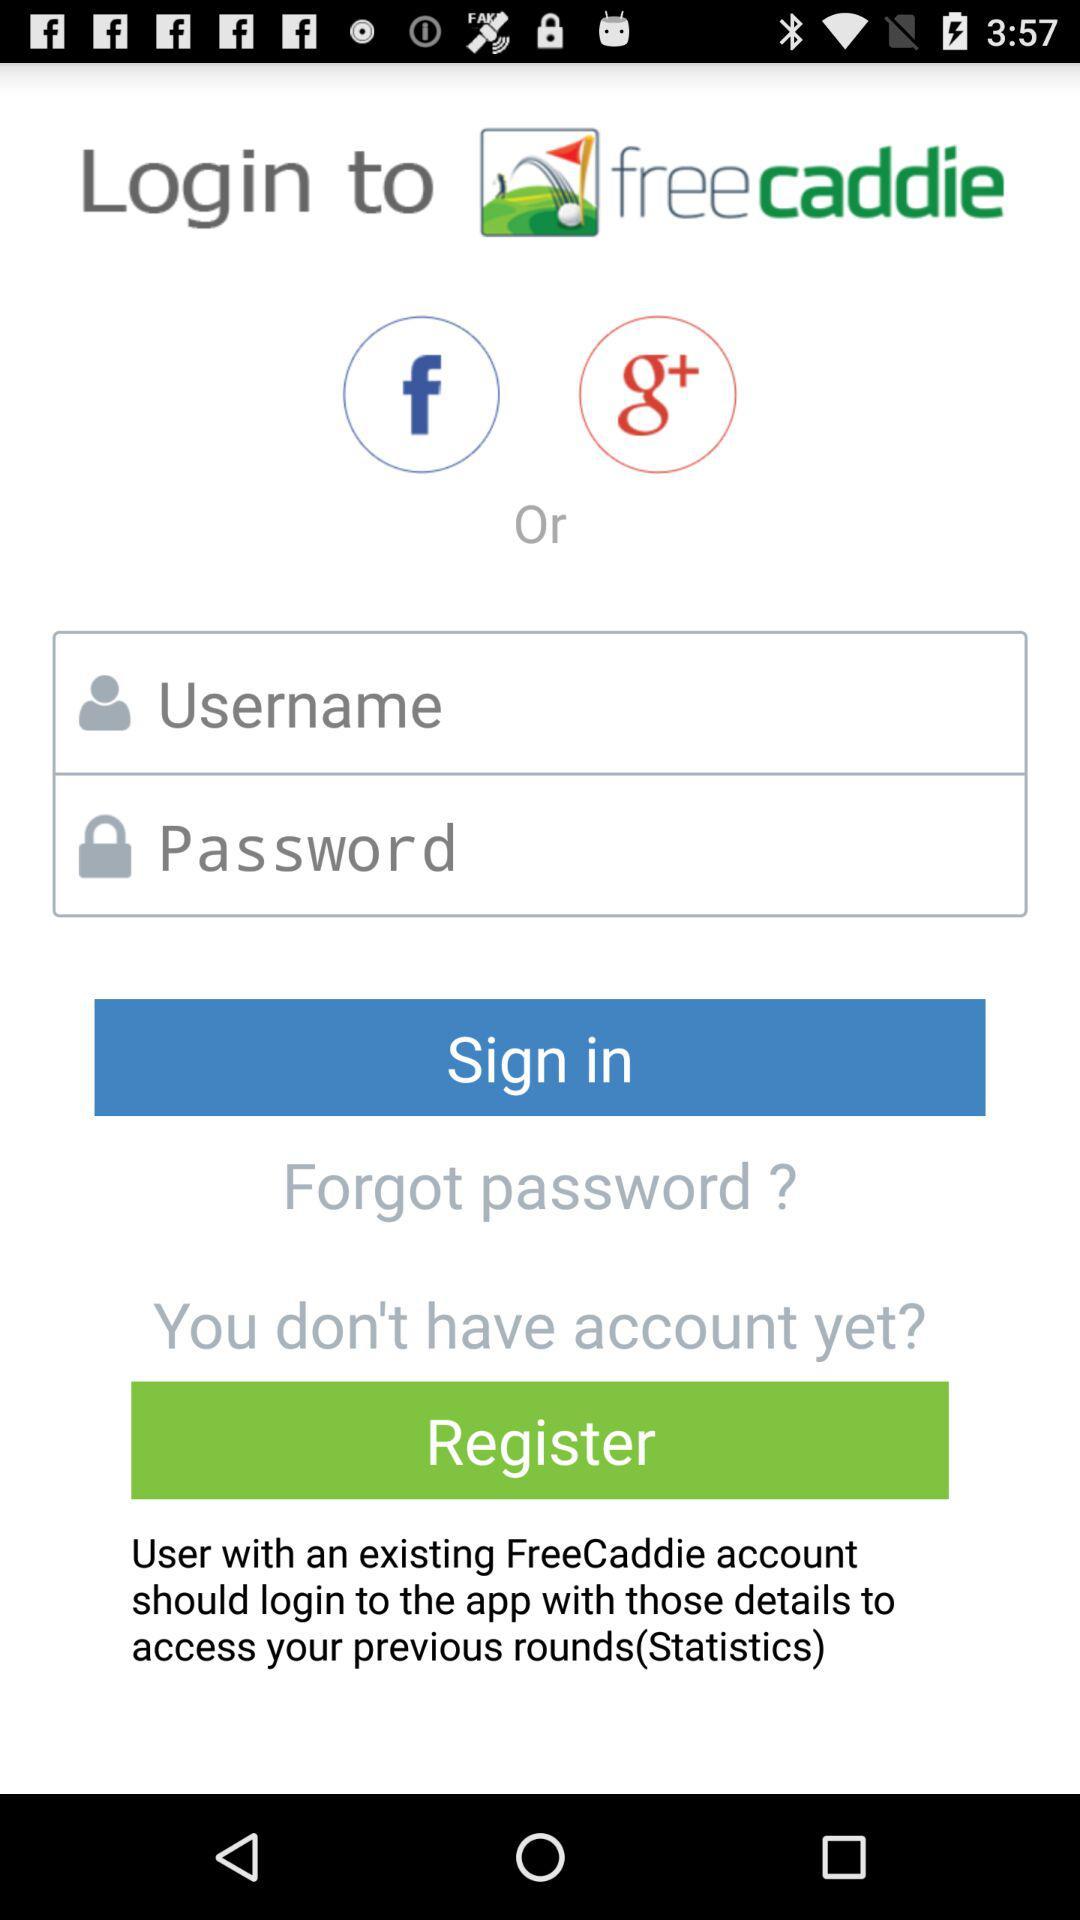 The width and height of the screenshot is (1080, 1920). Describe the element at coordinates (420, 394) in the screenshot. I see `item above the or icon` at that location.